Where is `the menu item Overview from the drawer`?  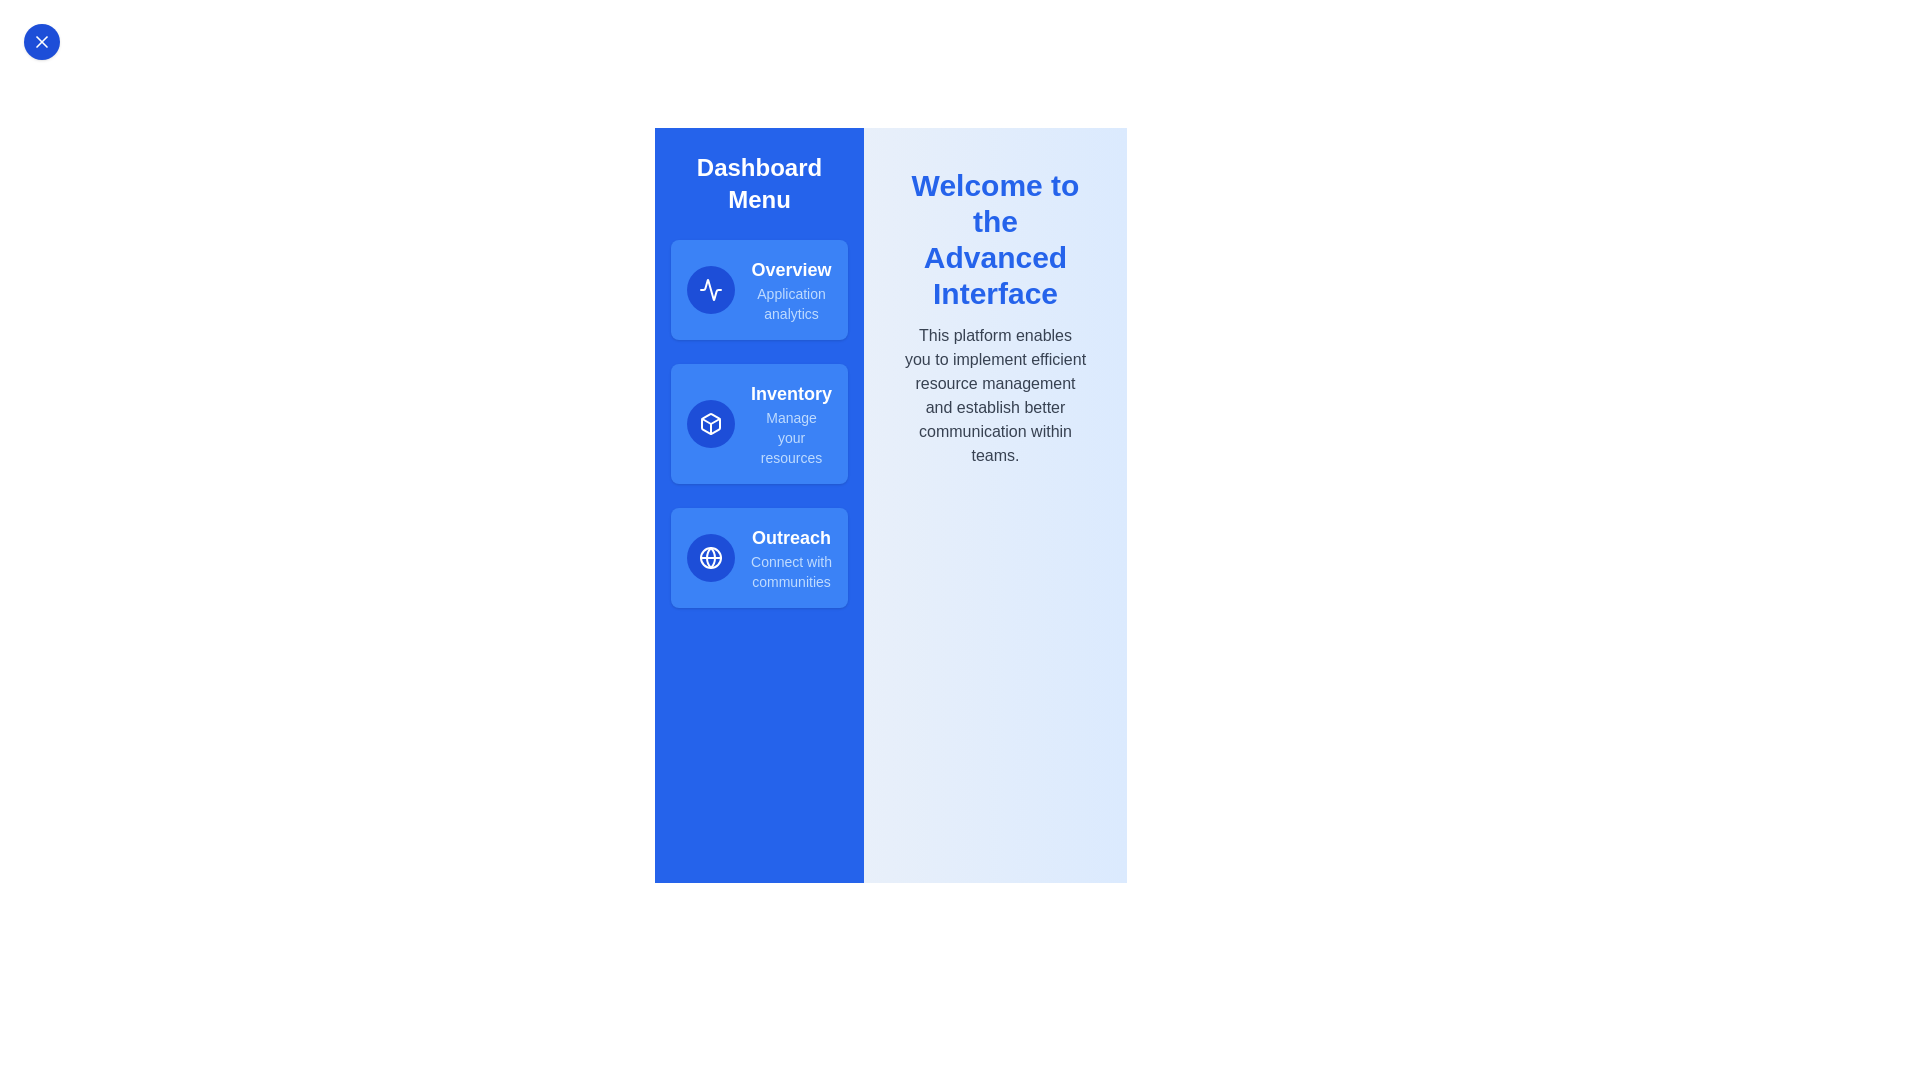 the menu item Overview from the drawer is located at coordinates (758, 289).